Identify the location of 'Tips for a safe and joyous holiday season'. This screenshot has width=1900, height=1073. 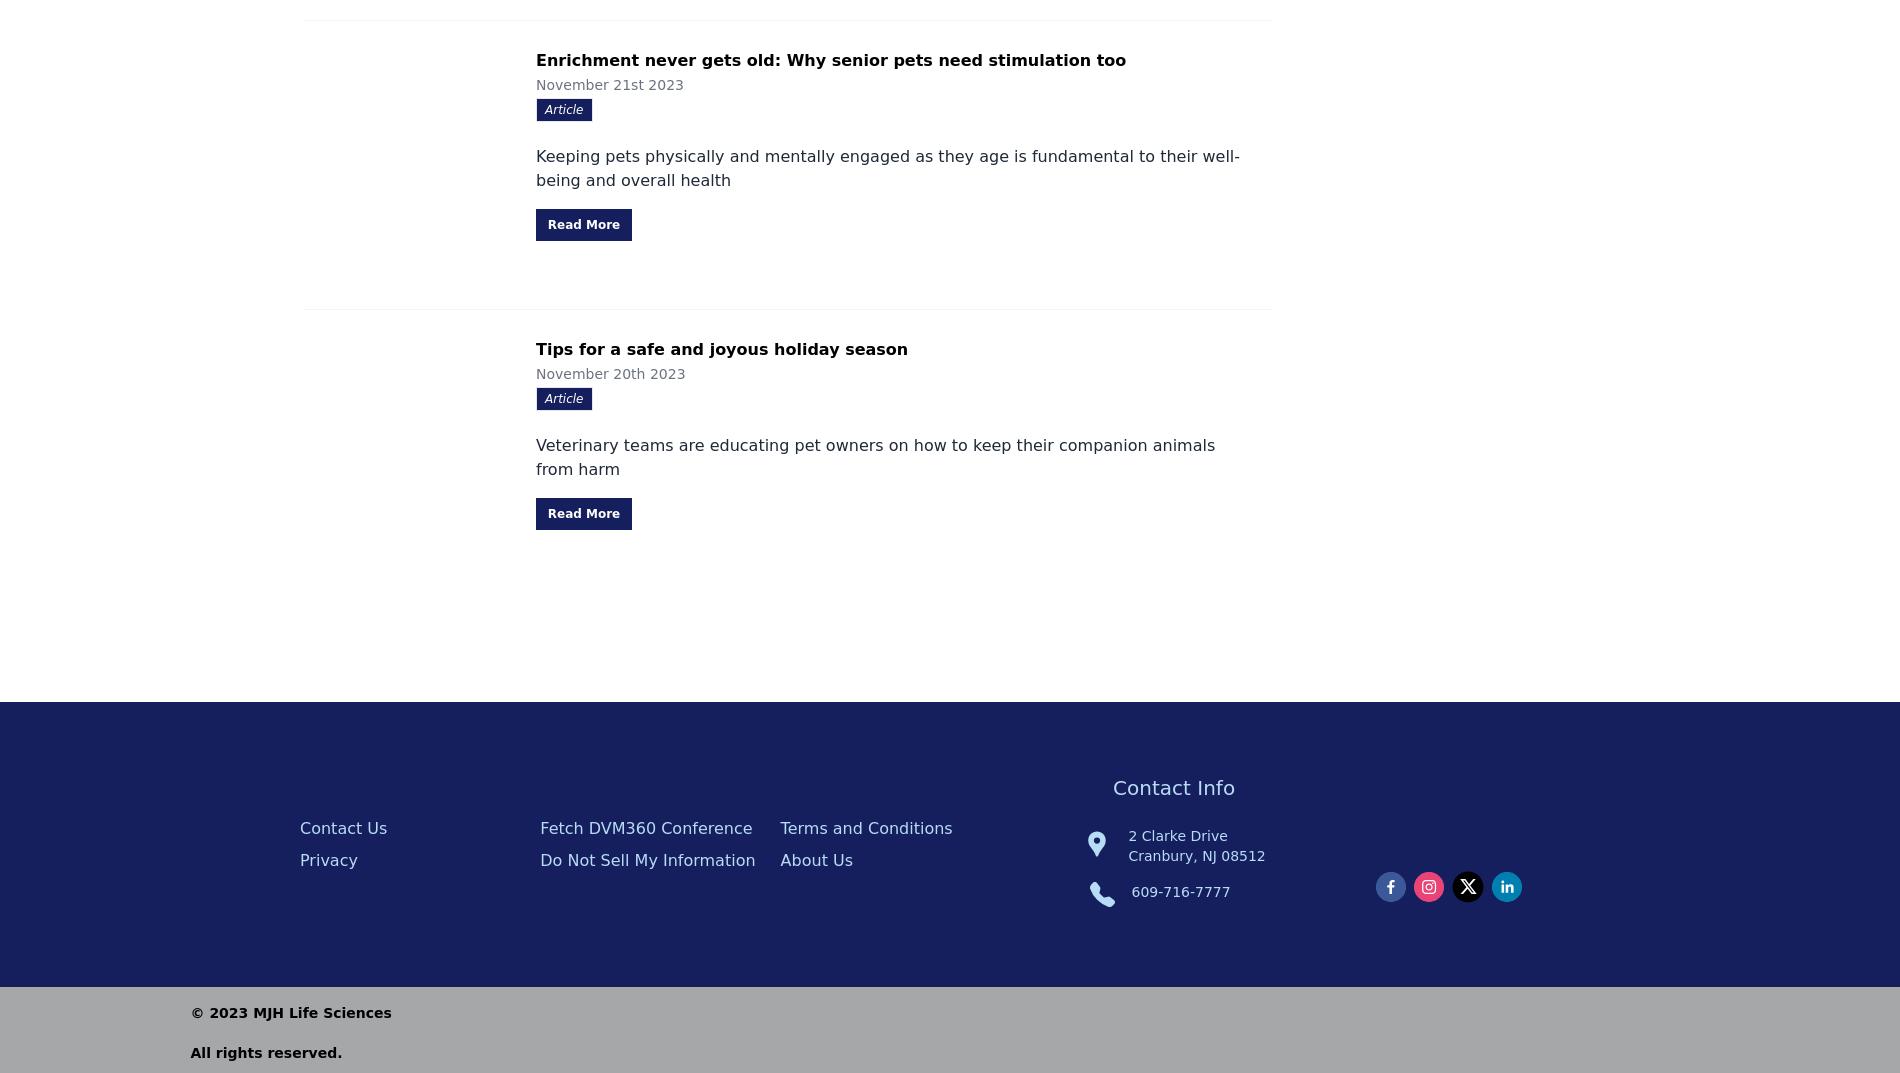
(721, 349).